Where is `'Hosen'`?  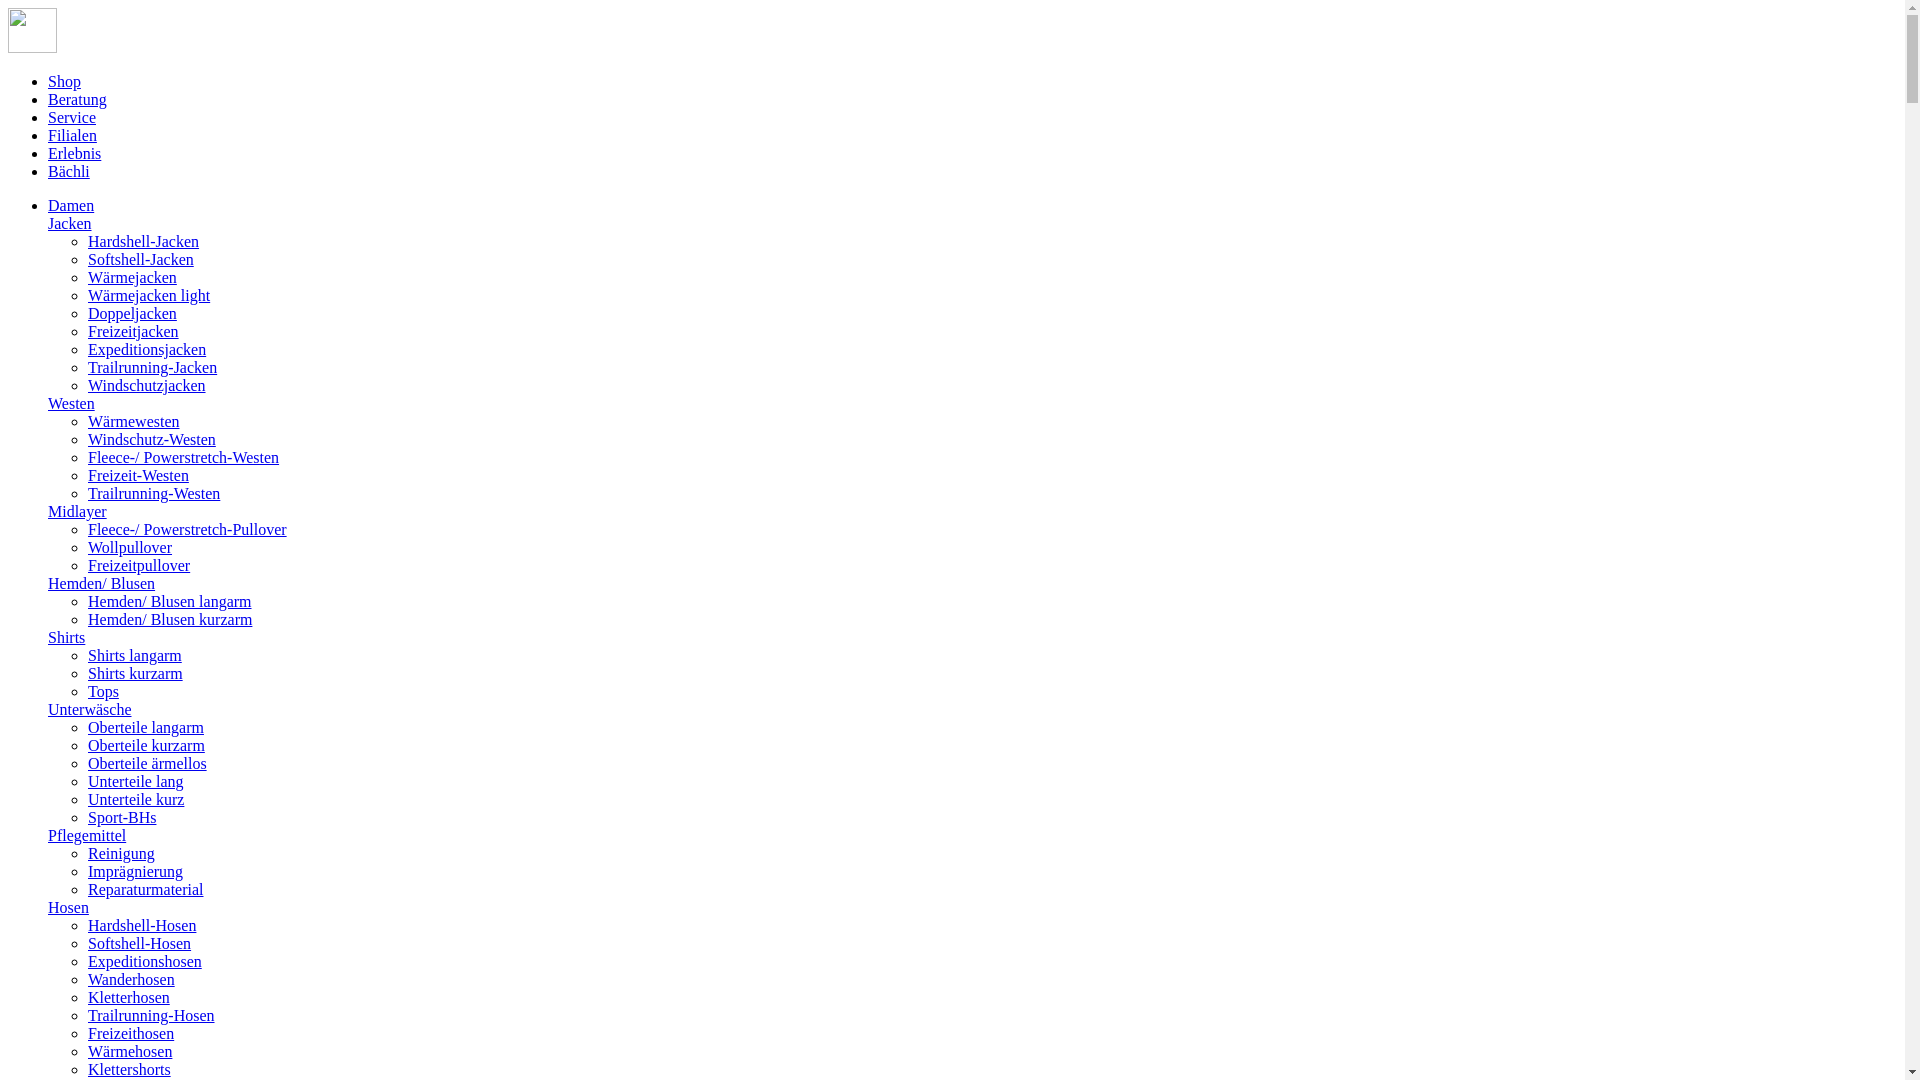
'Hosen' is located at coordinates (68, 907).